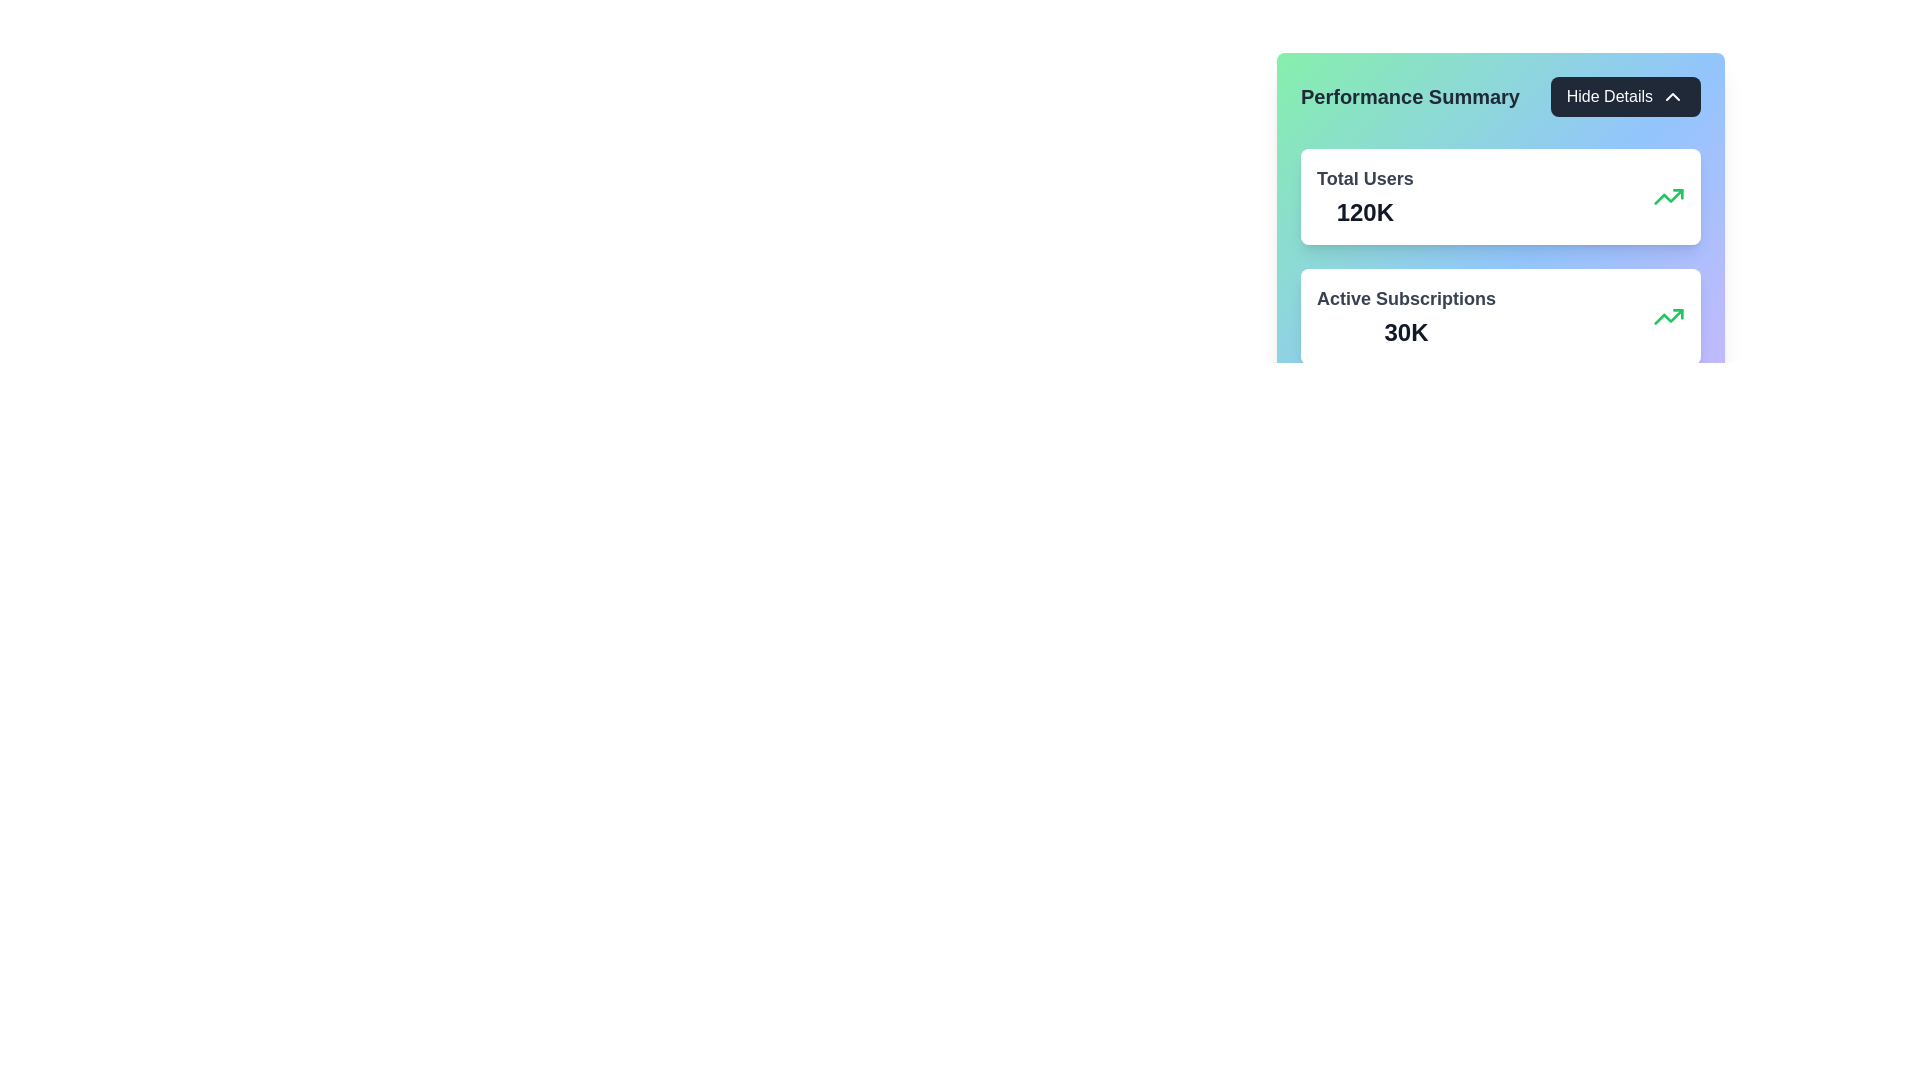 The height and width of the screenshot is (1080, 1920). What do you see at coordinates (1405, 331) in the screenshot?
I see `the text element displaying '30K' in a bold, large font, located beneath the 'Active Subscriptions' label in the 'Performance Summary' section` at bounding box center [1405, 331].